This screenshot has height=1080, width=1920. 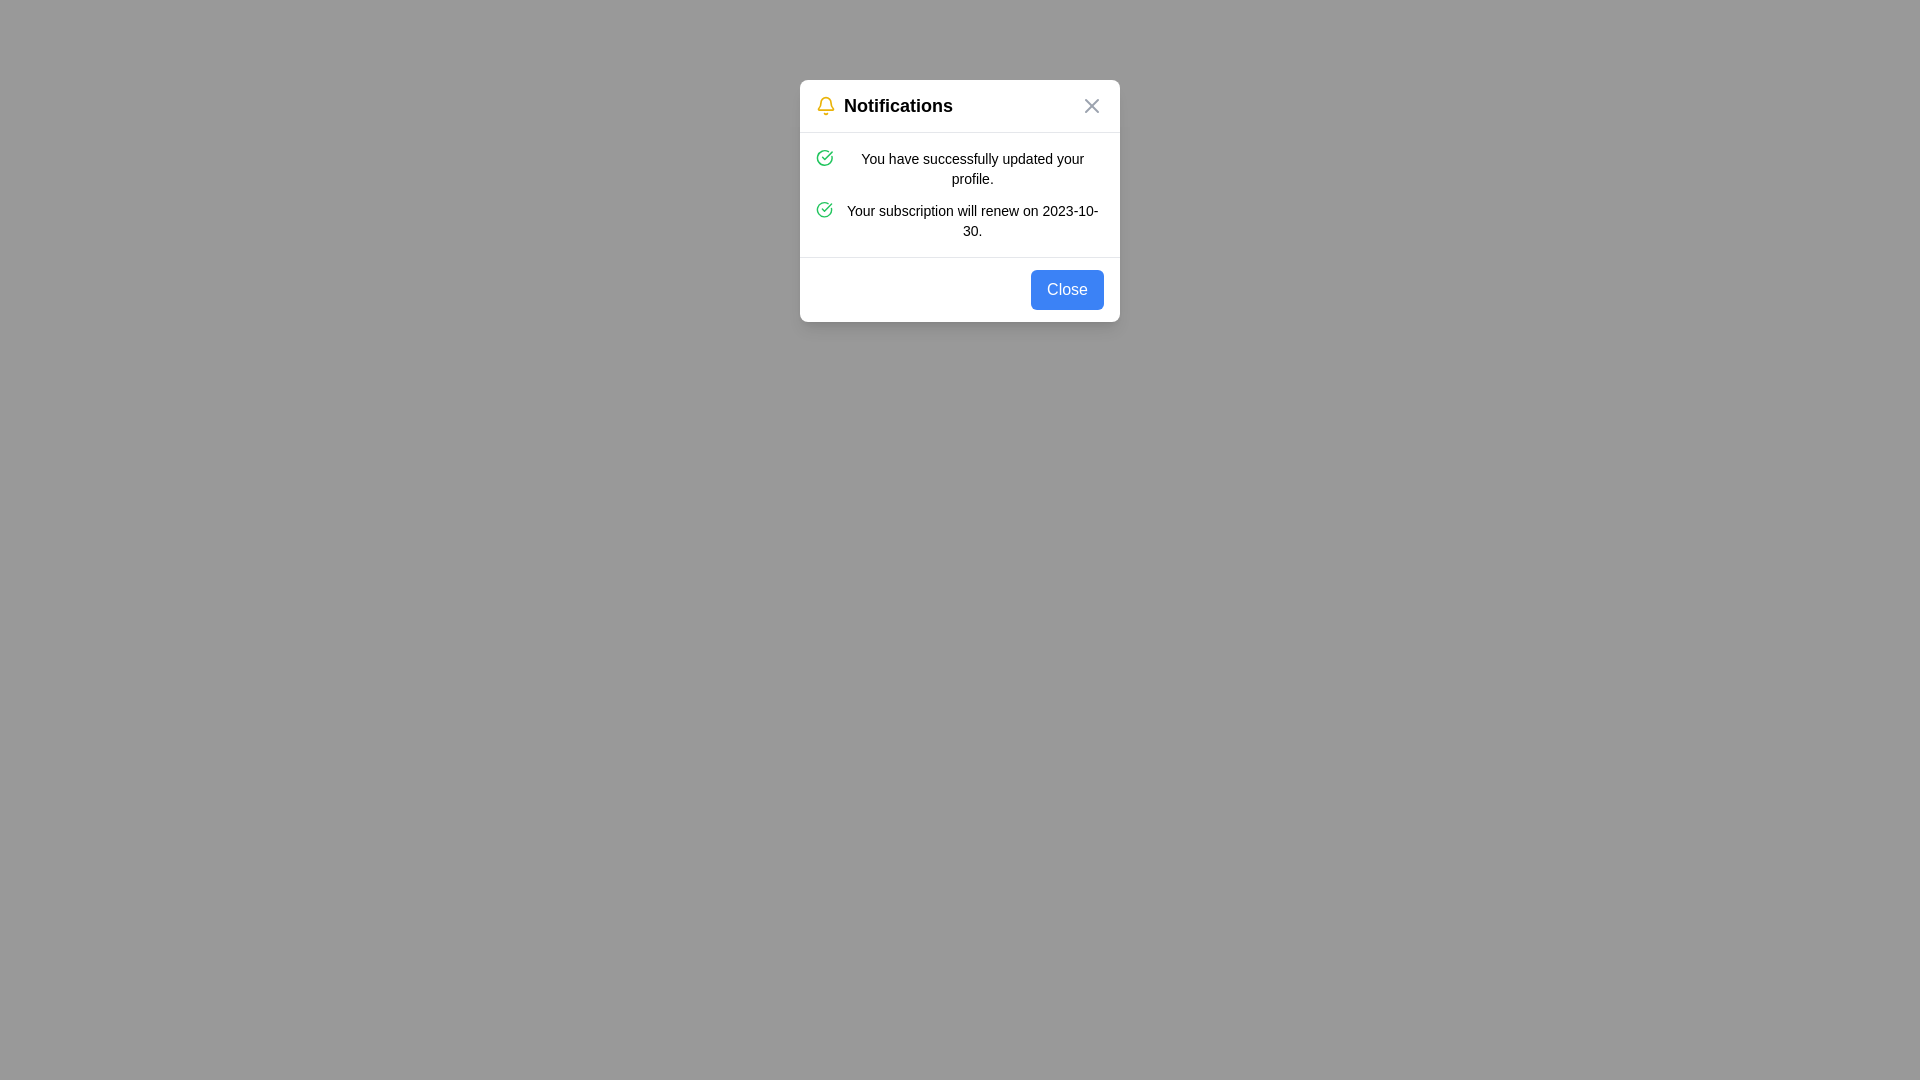 I want to click on the green circular icon with a checkmark, which indicates a successful or completed action, located to the left of the text 'Your subscription will renew on 2023-10-30.', so click(x=824, y=209).